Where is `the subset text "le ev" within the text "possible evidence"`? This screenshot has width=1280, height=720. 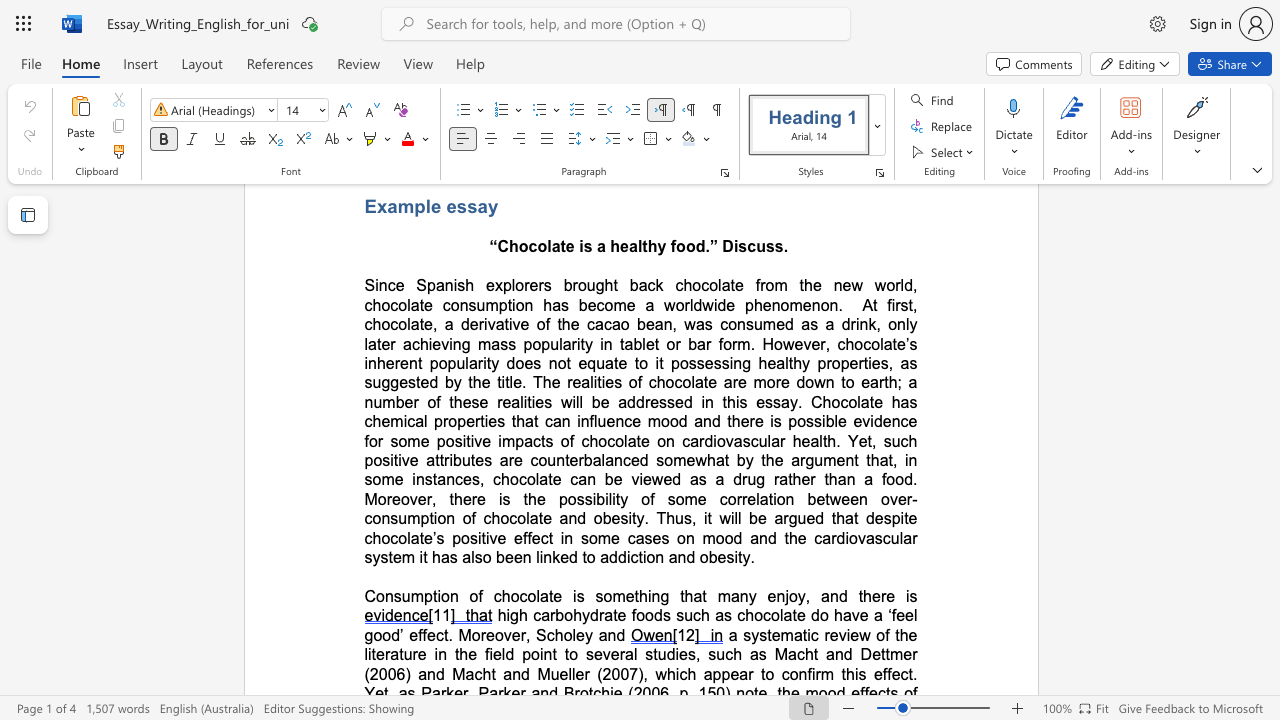 the subset text "le ev" within the text "possible evidence" is located at coordinates (834, 420).